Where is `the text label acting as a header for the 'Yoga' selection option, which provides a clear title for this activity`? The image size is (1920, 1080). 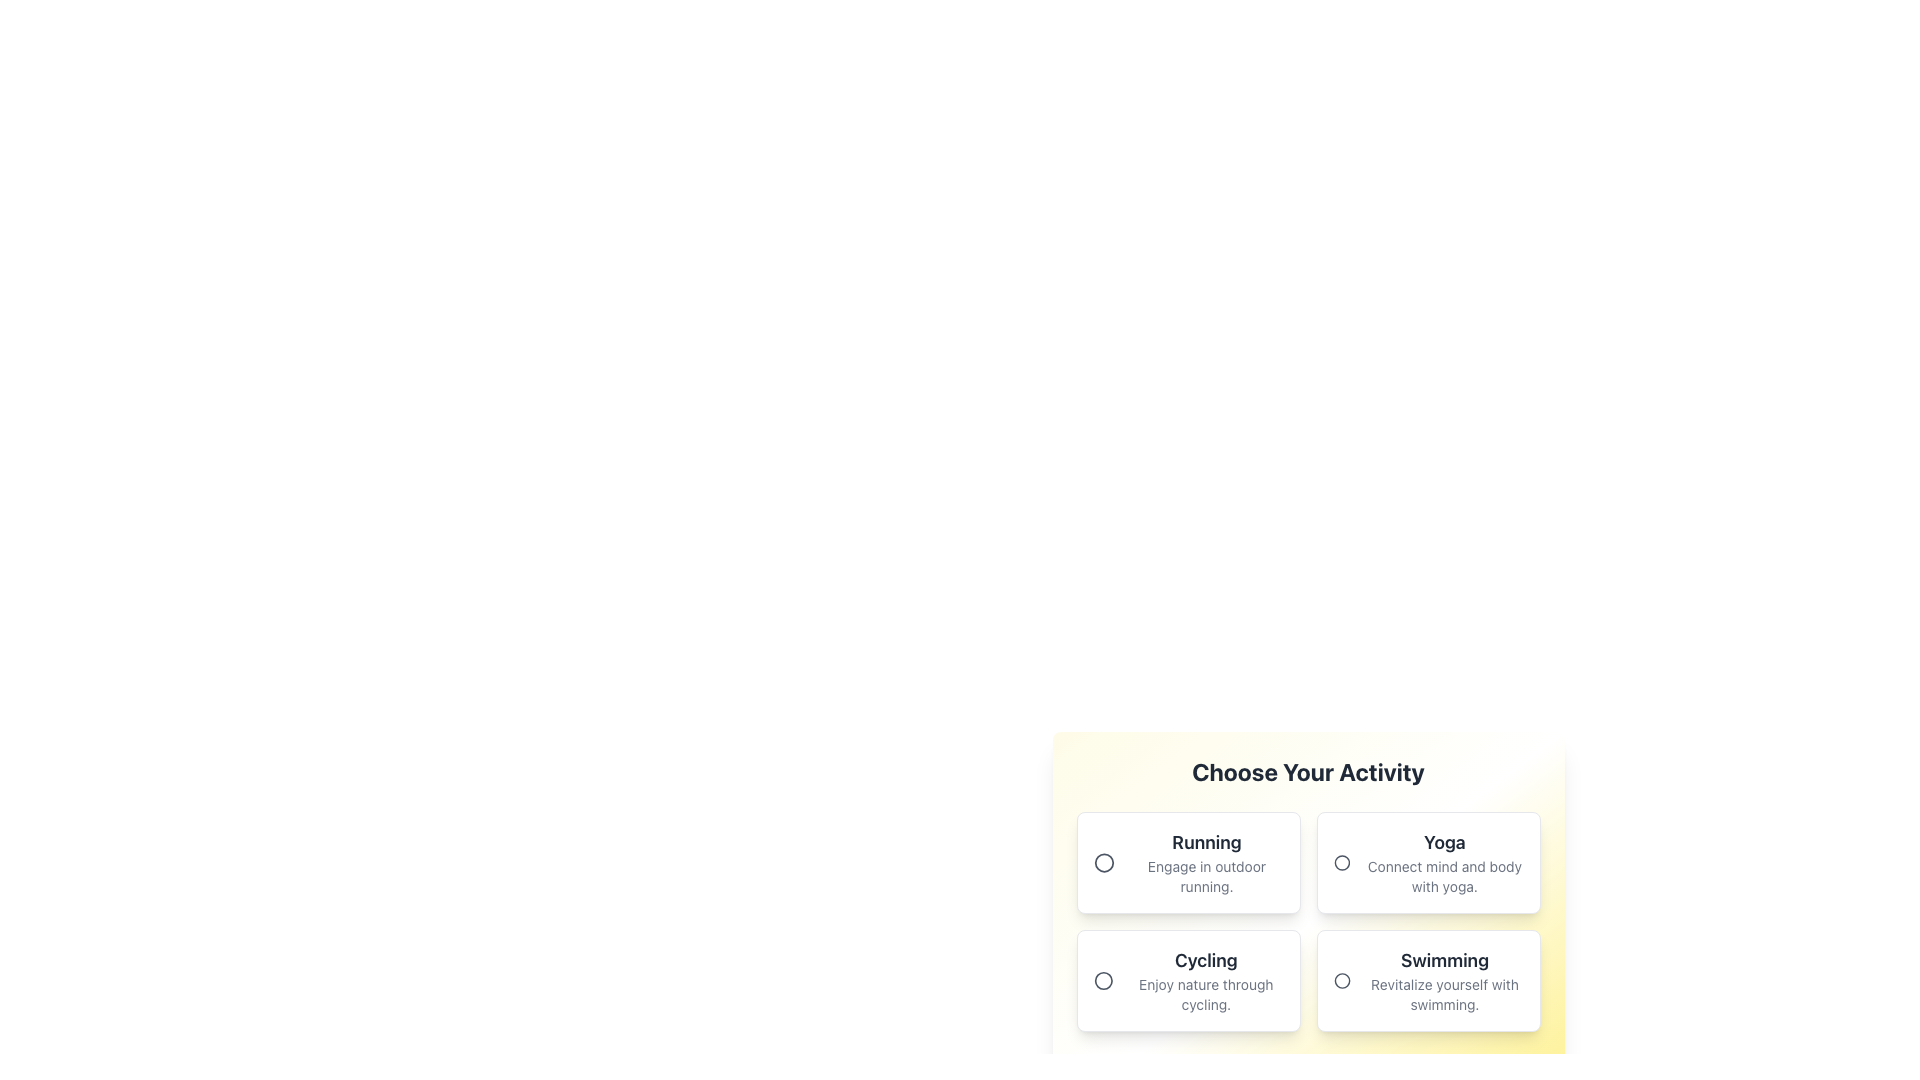 the text label acting as a header for the 'Yoga' selection option, which provides a clear title for this activity is located at coordinates (1444, 843).